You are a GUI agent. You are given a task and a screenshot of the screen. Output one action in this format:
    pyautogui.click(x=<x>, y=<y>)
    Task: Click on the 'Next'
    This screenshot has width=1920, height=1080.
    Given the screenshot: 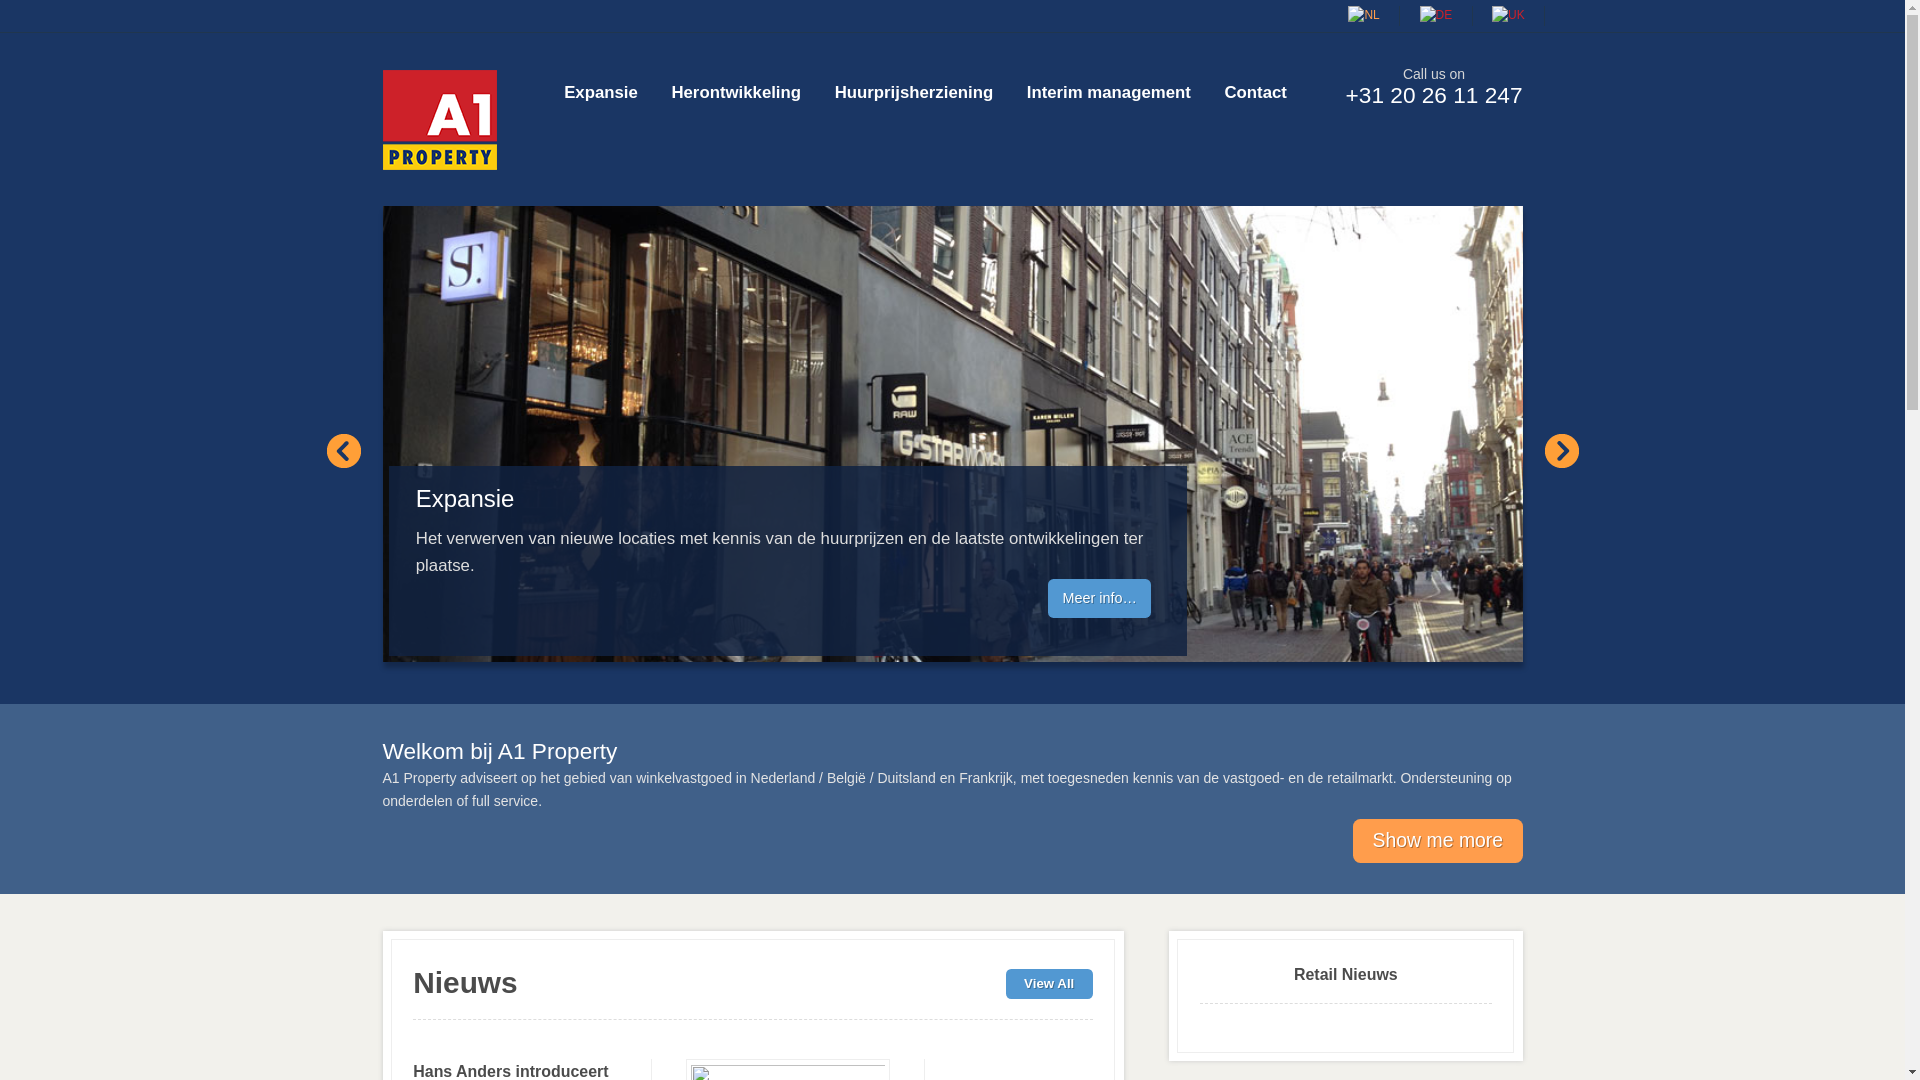 What is the action you would take?
    pyautogui.click(x=1559, y=451)
    